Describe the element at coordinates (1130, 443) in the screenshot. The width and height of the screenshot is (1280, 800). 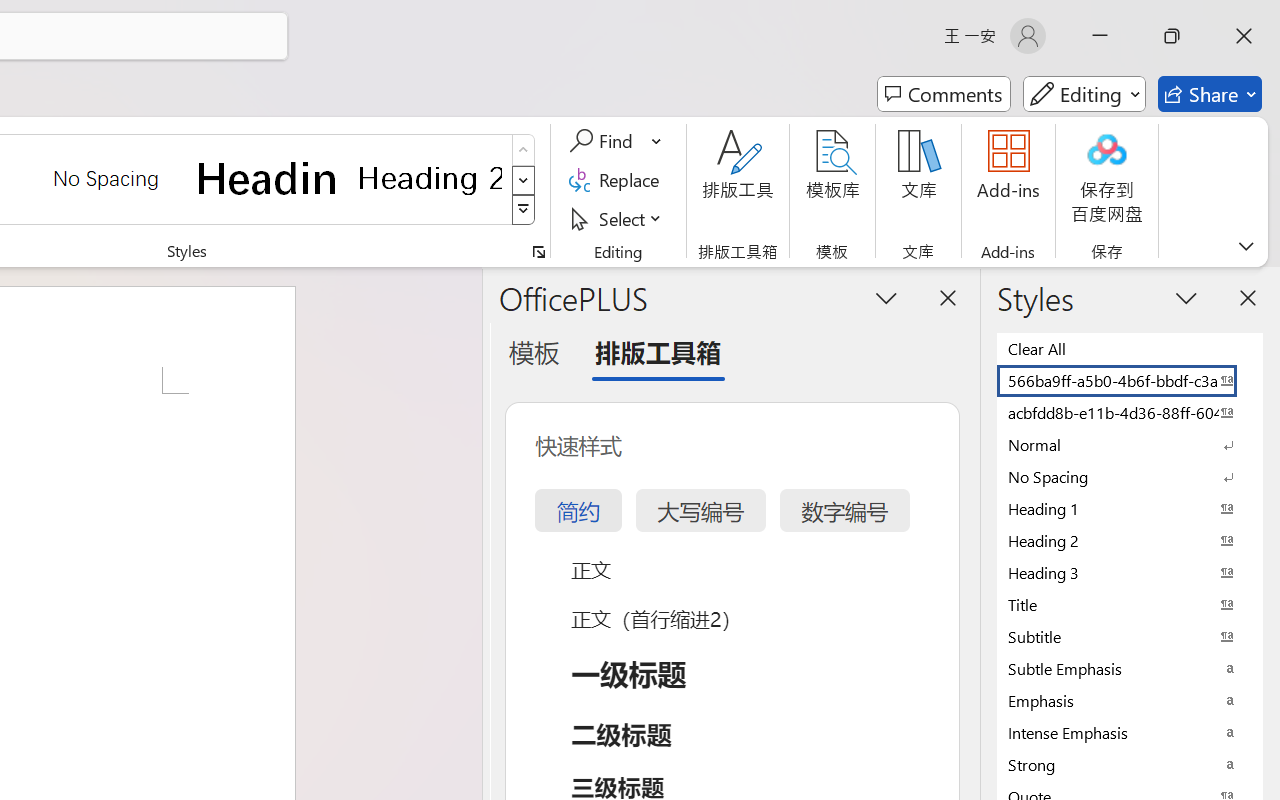
I see `'Normal'` at that location.